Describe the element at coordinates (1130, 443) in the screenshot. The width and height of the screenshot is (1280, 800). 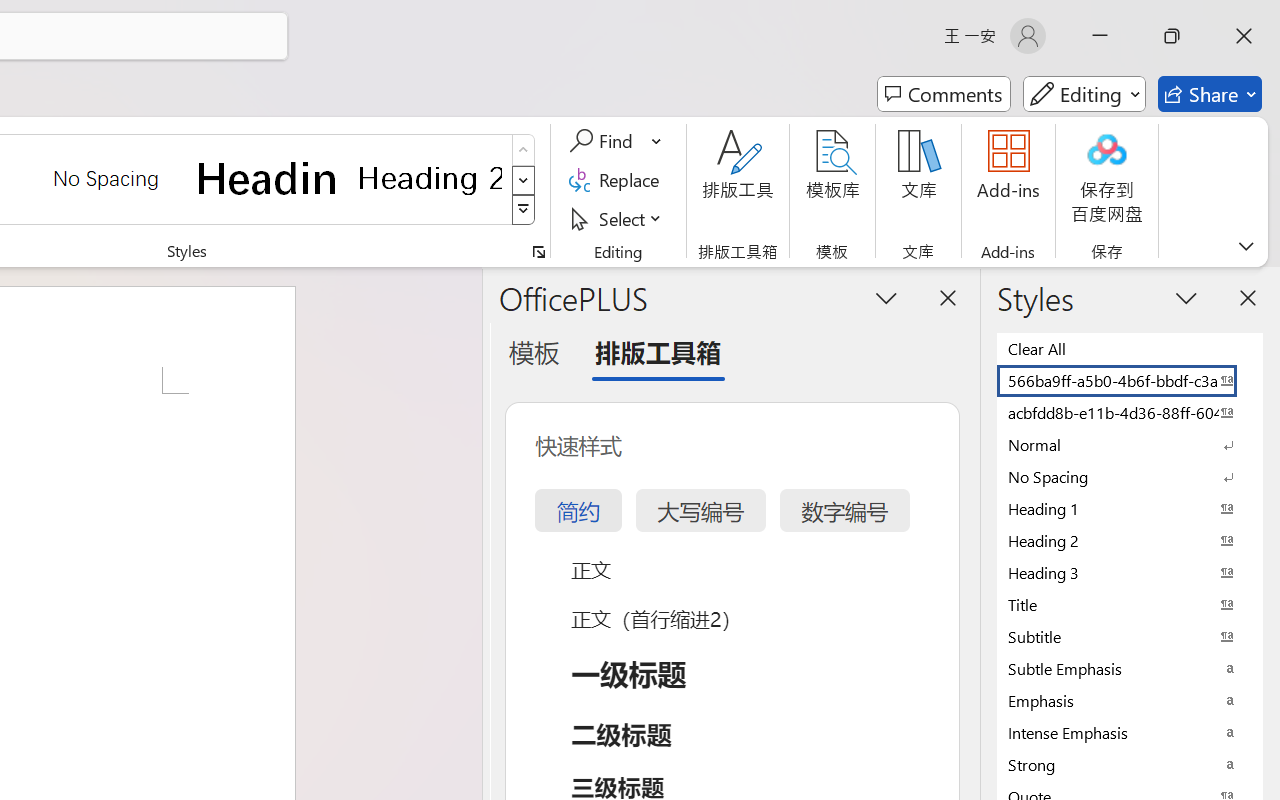
I see `'Normal'` at that location.